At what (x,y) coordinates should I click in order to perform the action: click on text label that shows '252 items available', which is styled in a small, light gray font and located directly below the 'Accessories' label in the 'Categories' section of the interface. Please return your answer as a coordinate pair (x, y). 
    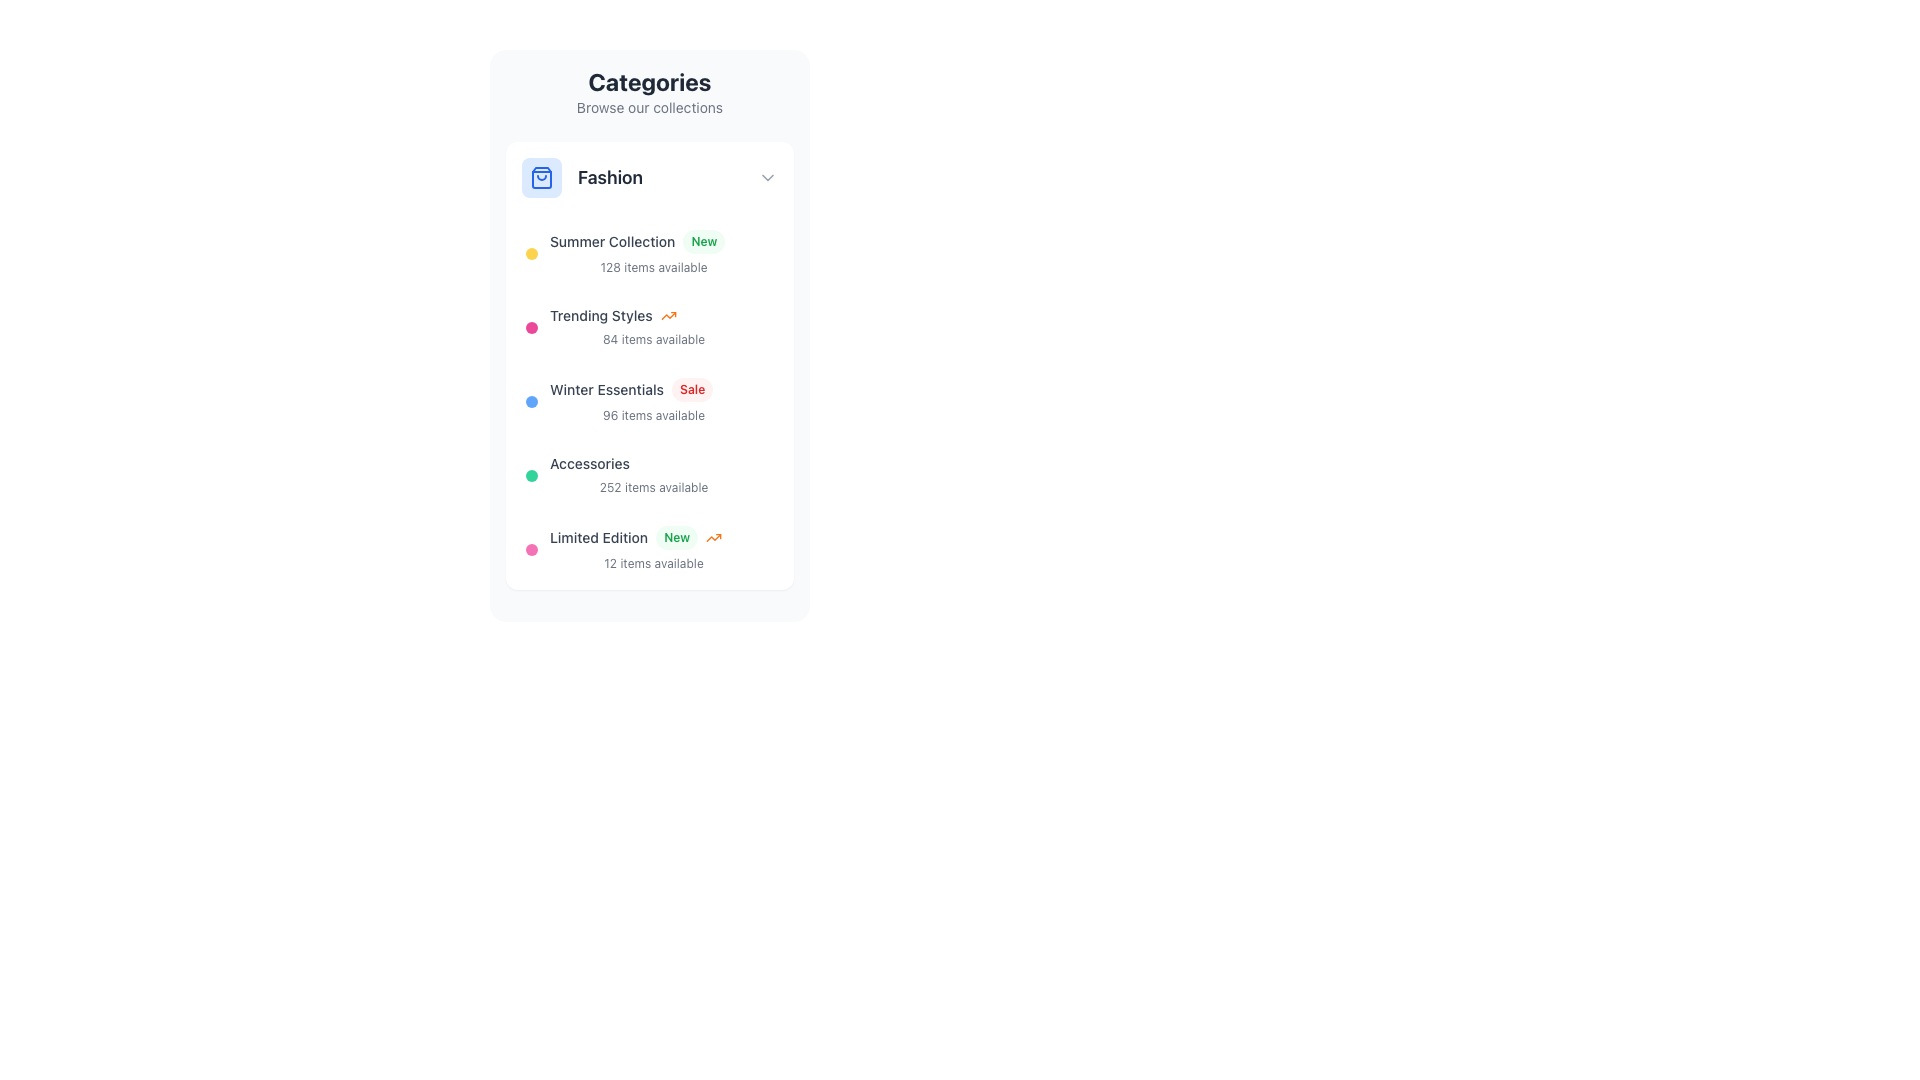
    Looking at the image, I should click on (653, 487).